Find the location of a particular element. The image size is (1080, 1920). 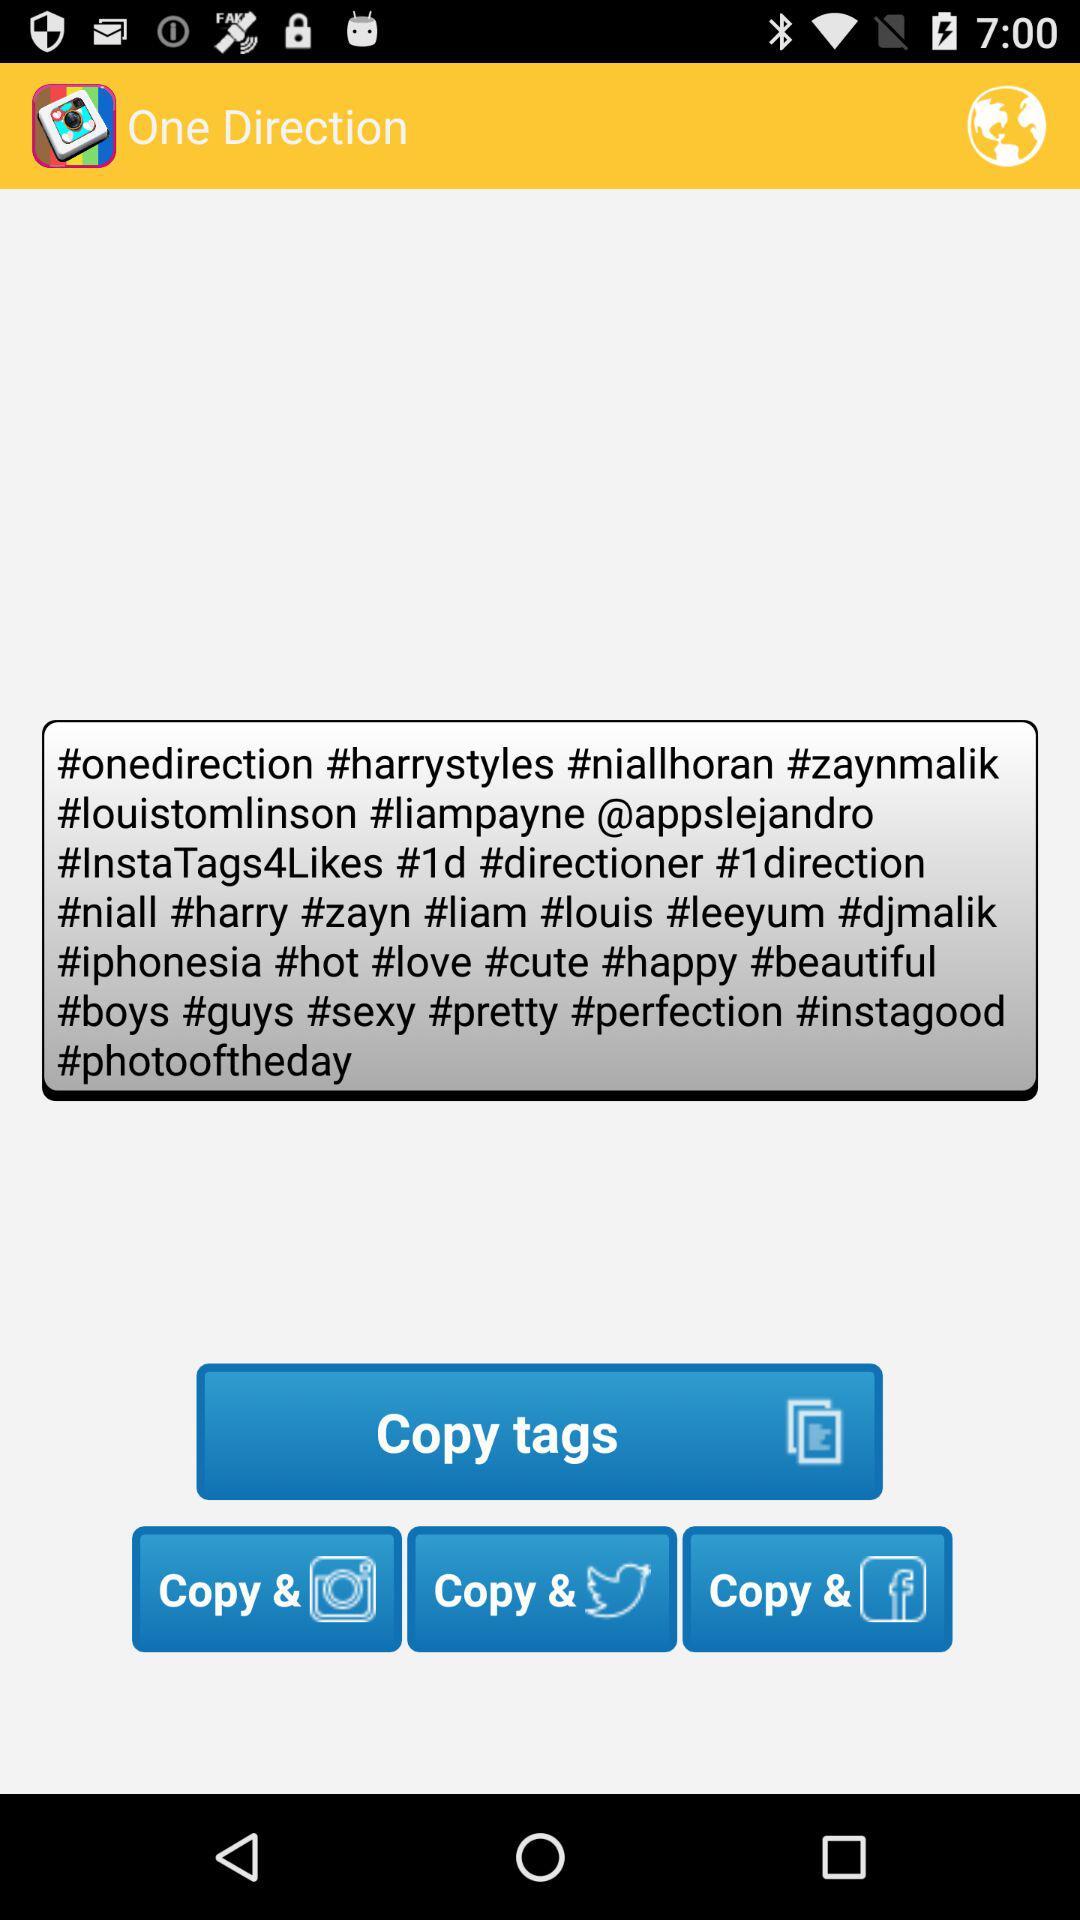

the item above the onedirection harrystyles niallhoran icon is located at coordinates (1006, 124).